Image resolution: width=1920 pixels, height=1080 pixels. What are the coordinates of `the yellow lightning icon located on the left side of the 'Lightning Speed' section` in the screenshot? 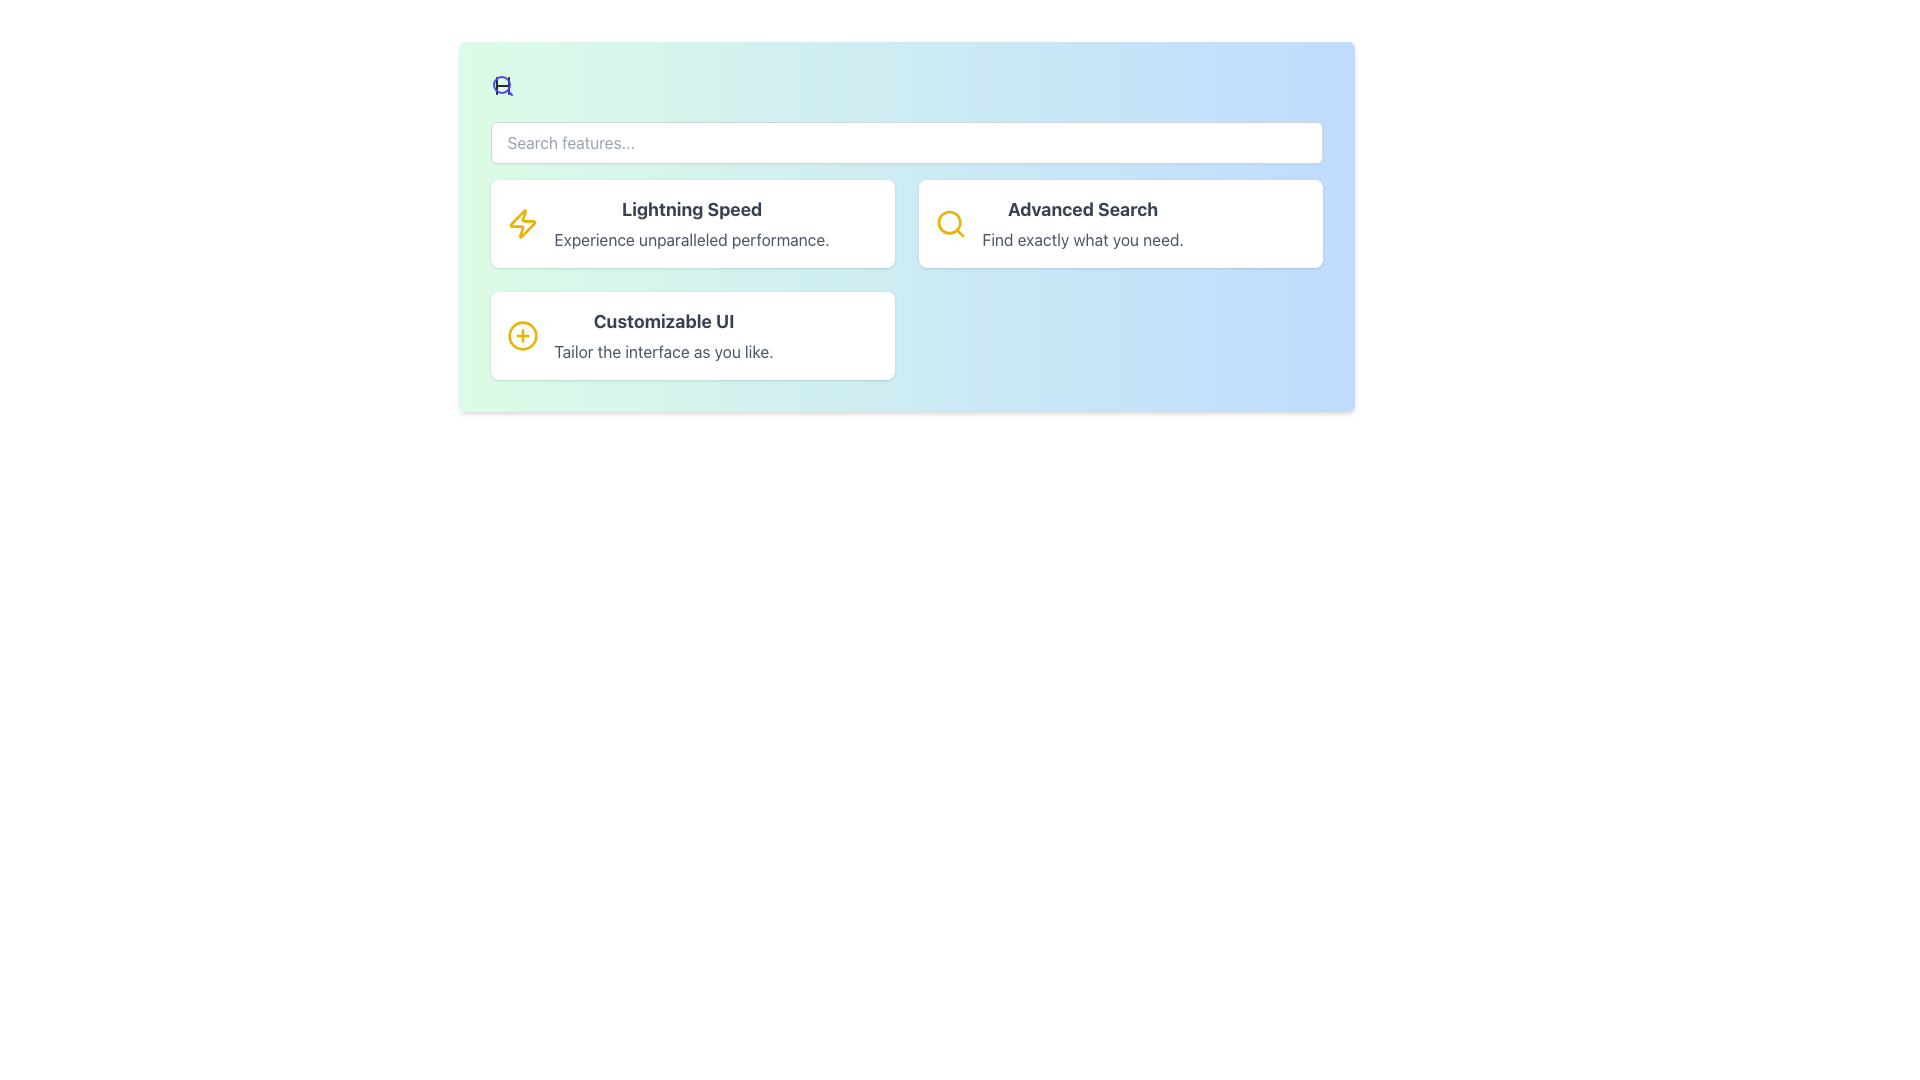 It's located at (522, 223).